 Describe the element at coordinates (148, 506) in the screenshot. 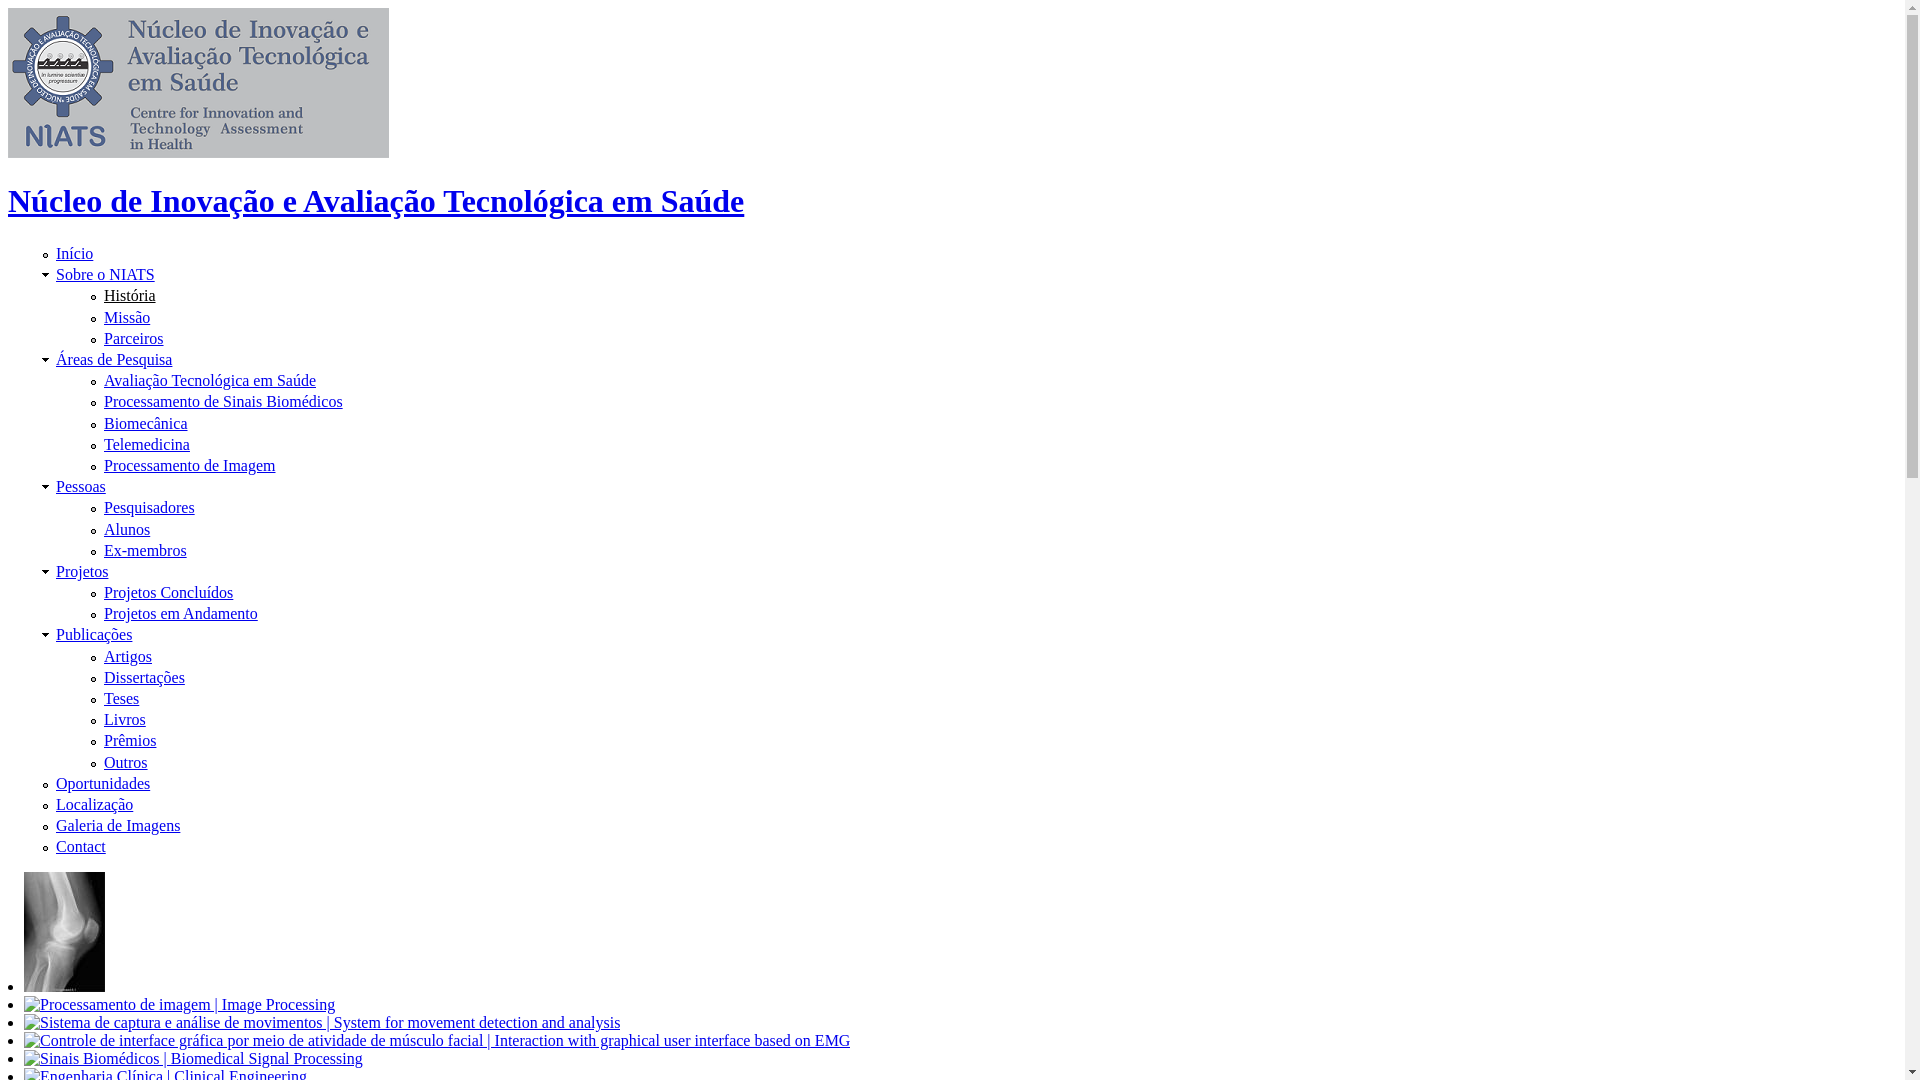

I see `'Pesquisadores'` at that location.